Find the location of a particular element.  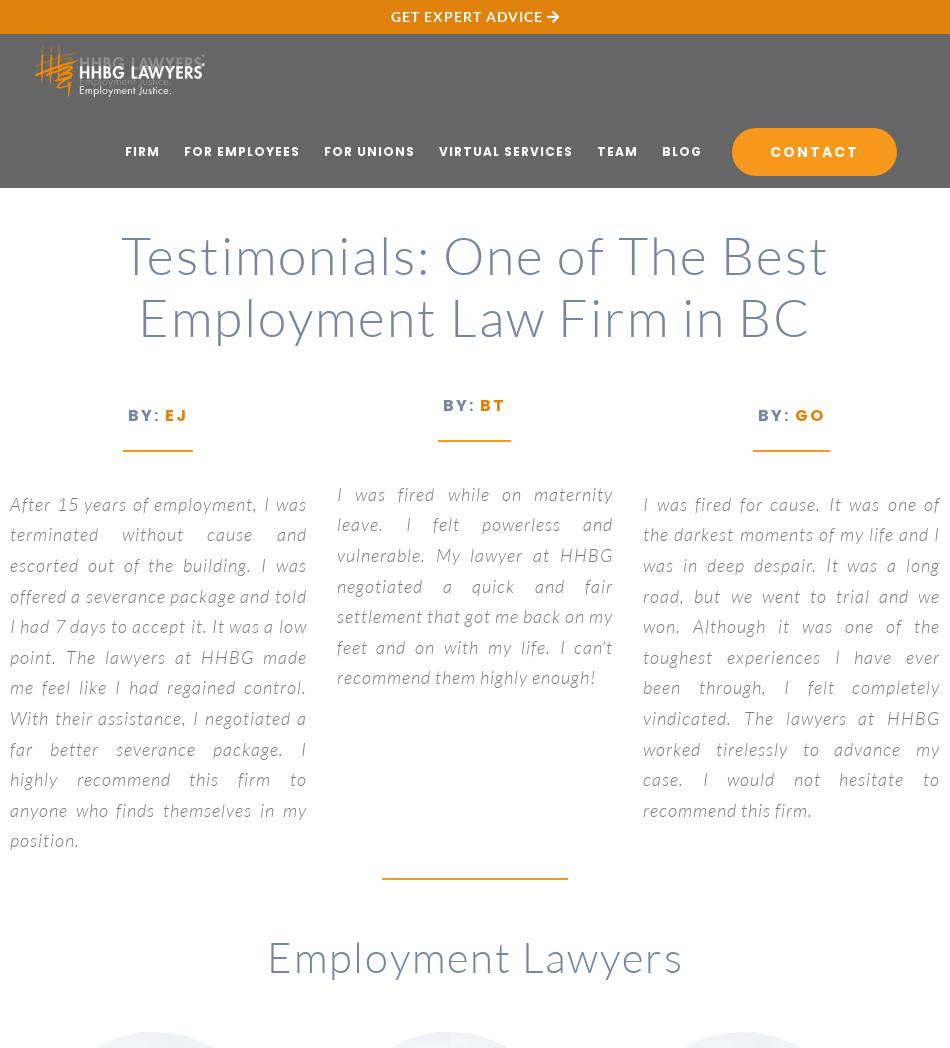

'I was fired while on maternity leave. I felt powerless and vulnerable. My lawyer at HHBG negotiated a quick and fair settlement that got me back on my feet and on with my life. I can’t recommend them highly enough!' is located at coordinates (335, 584).